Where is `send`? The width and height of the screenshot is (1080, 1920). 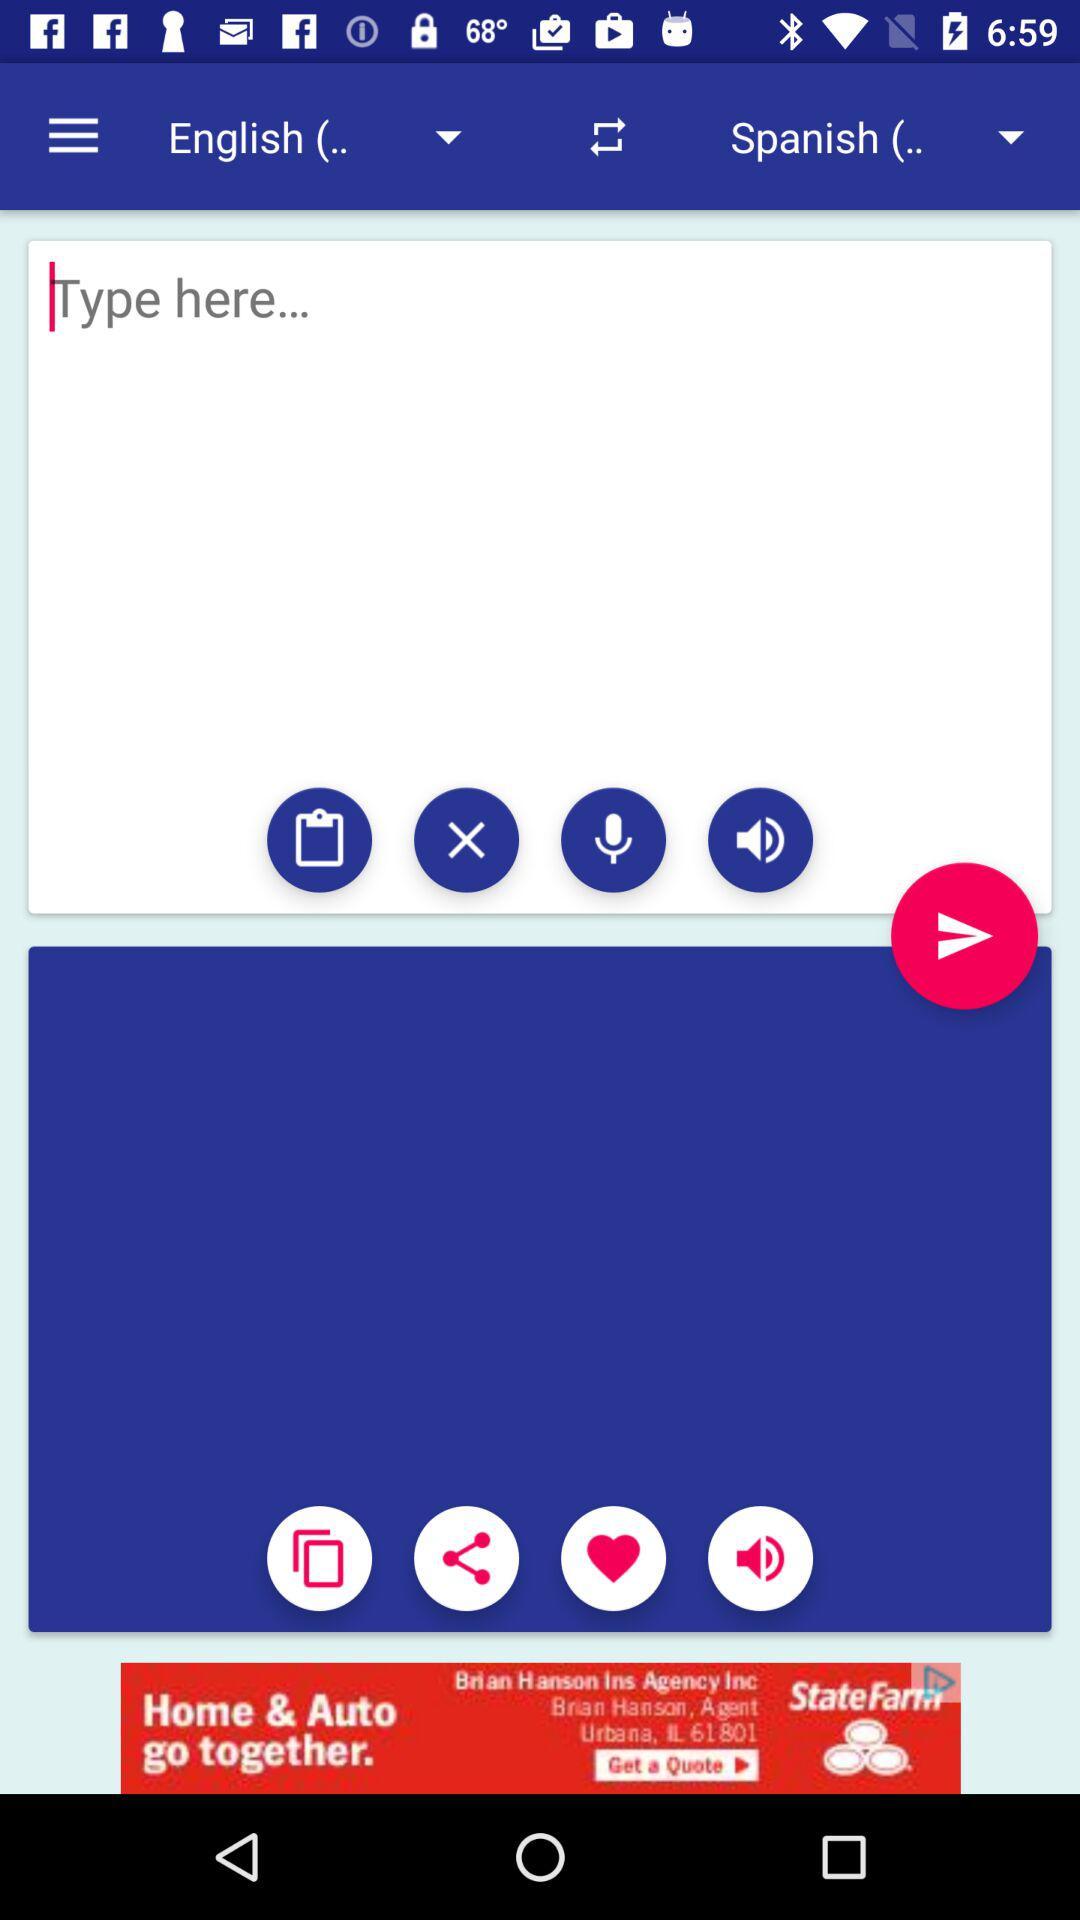 send is located at coordinates (963, 935).